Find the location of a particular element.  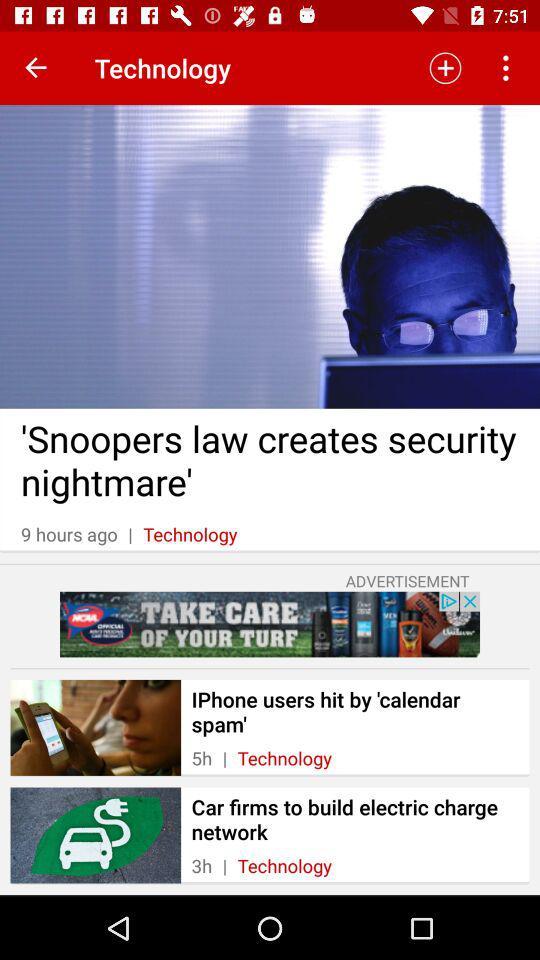

advertisement is located at coordinates (270, 623).